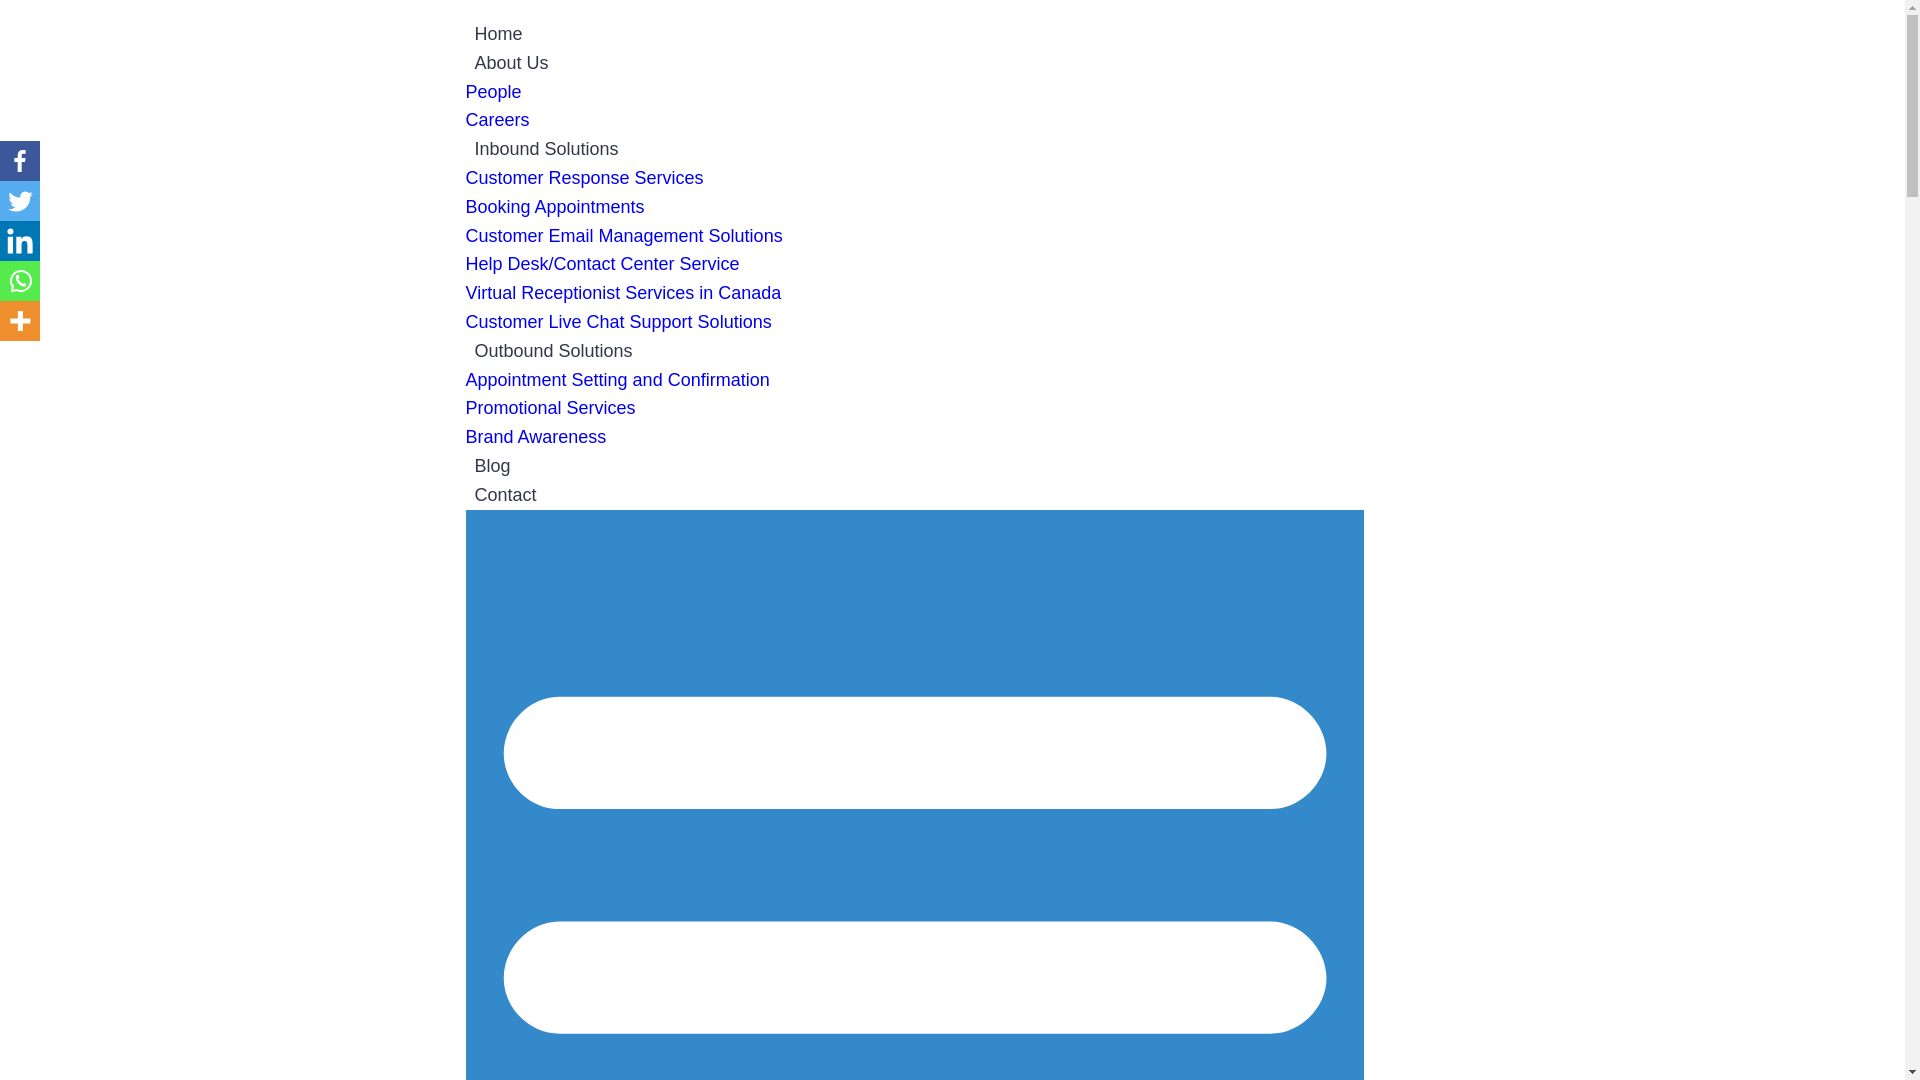 The height and width of the screenshot is (1080, 1920). Describe the element at coordinates (498, 119) in the screenshot. I see `'Careers'` at that location.